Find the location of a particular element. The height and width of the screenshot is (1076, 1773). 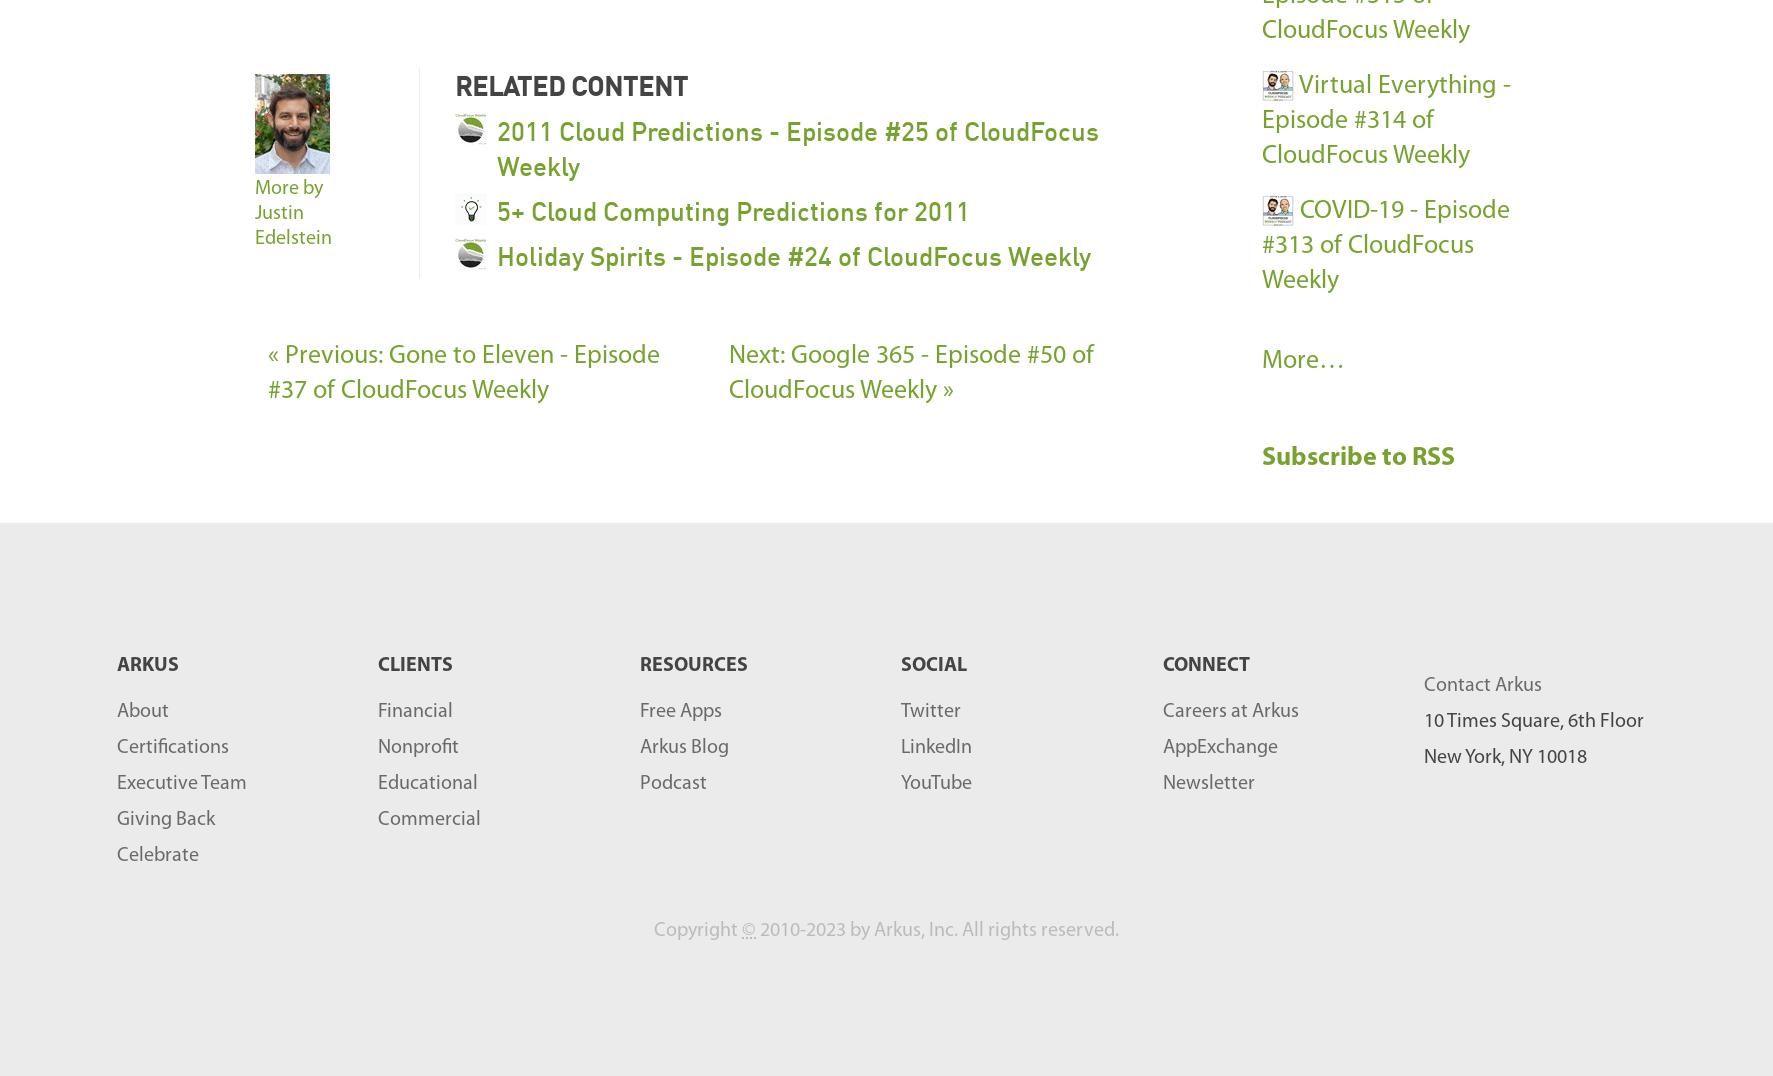

'AppExchange' is located at coordinates (1162, 747).